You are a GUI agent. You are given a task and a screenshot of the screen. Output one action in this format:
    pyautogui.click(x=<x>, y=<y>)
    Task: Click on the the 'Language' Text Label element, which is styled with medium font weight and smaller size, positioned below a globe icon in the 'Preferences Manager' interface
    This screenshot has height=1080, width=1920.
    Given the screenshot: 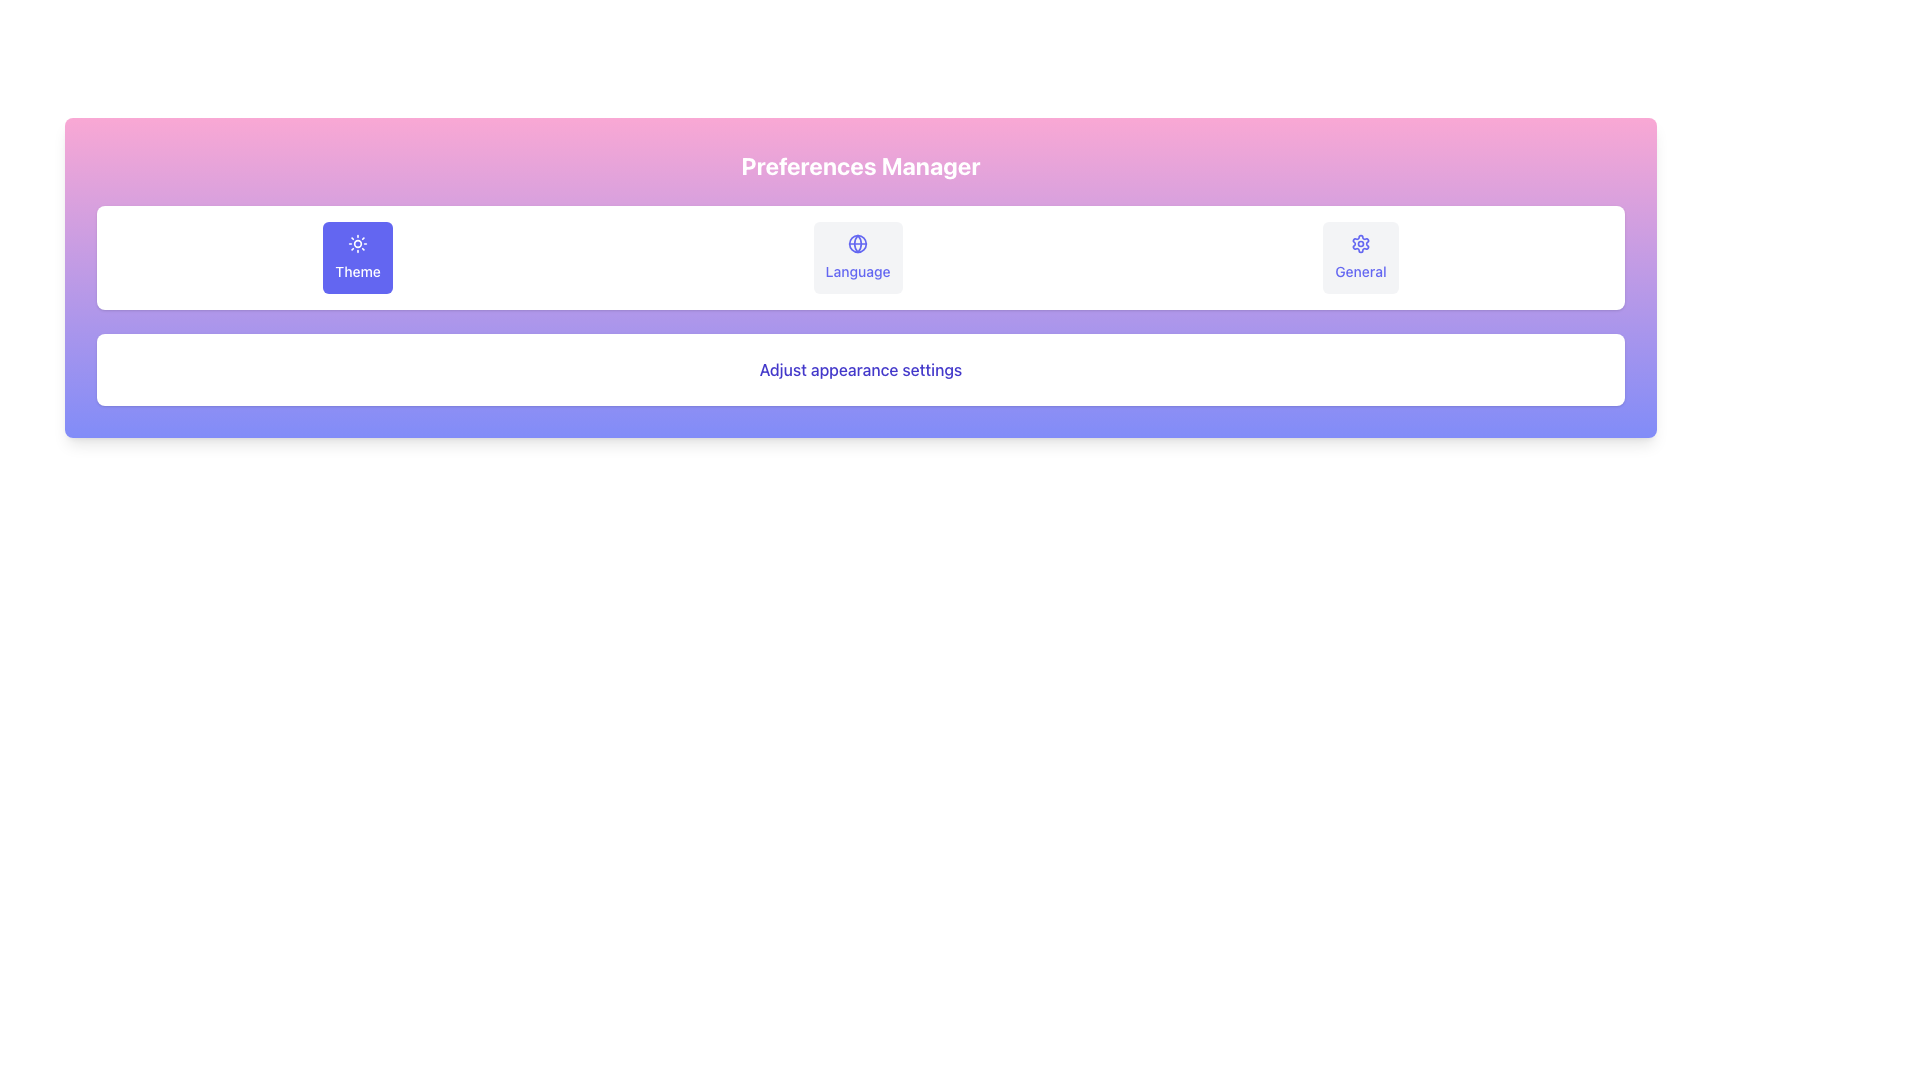 What is the action you would take?
    pyautogui.click(x=858, y=272)
    